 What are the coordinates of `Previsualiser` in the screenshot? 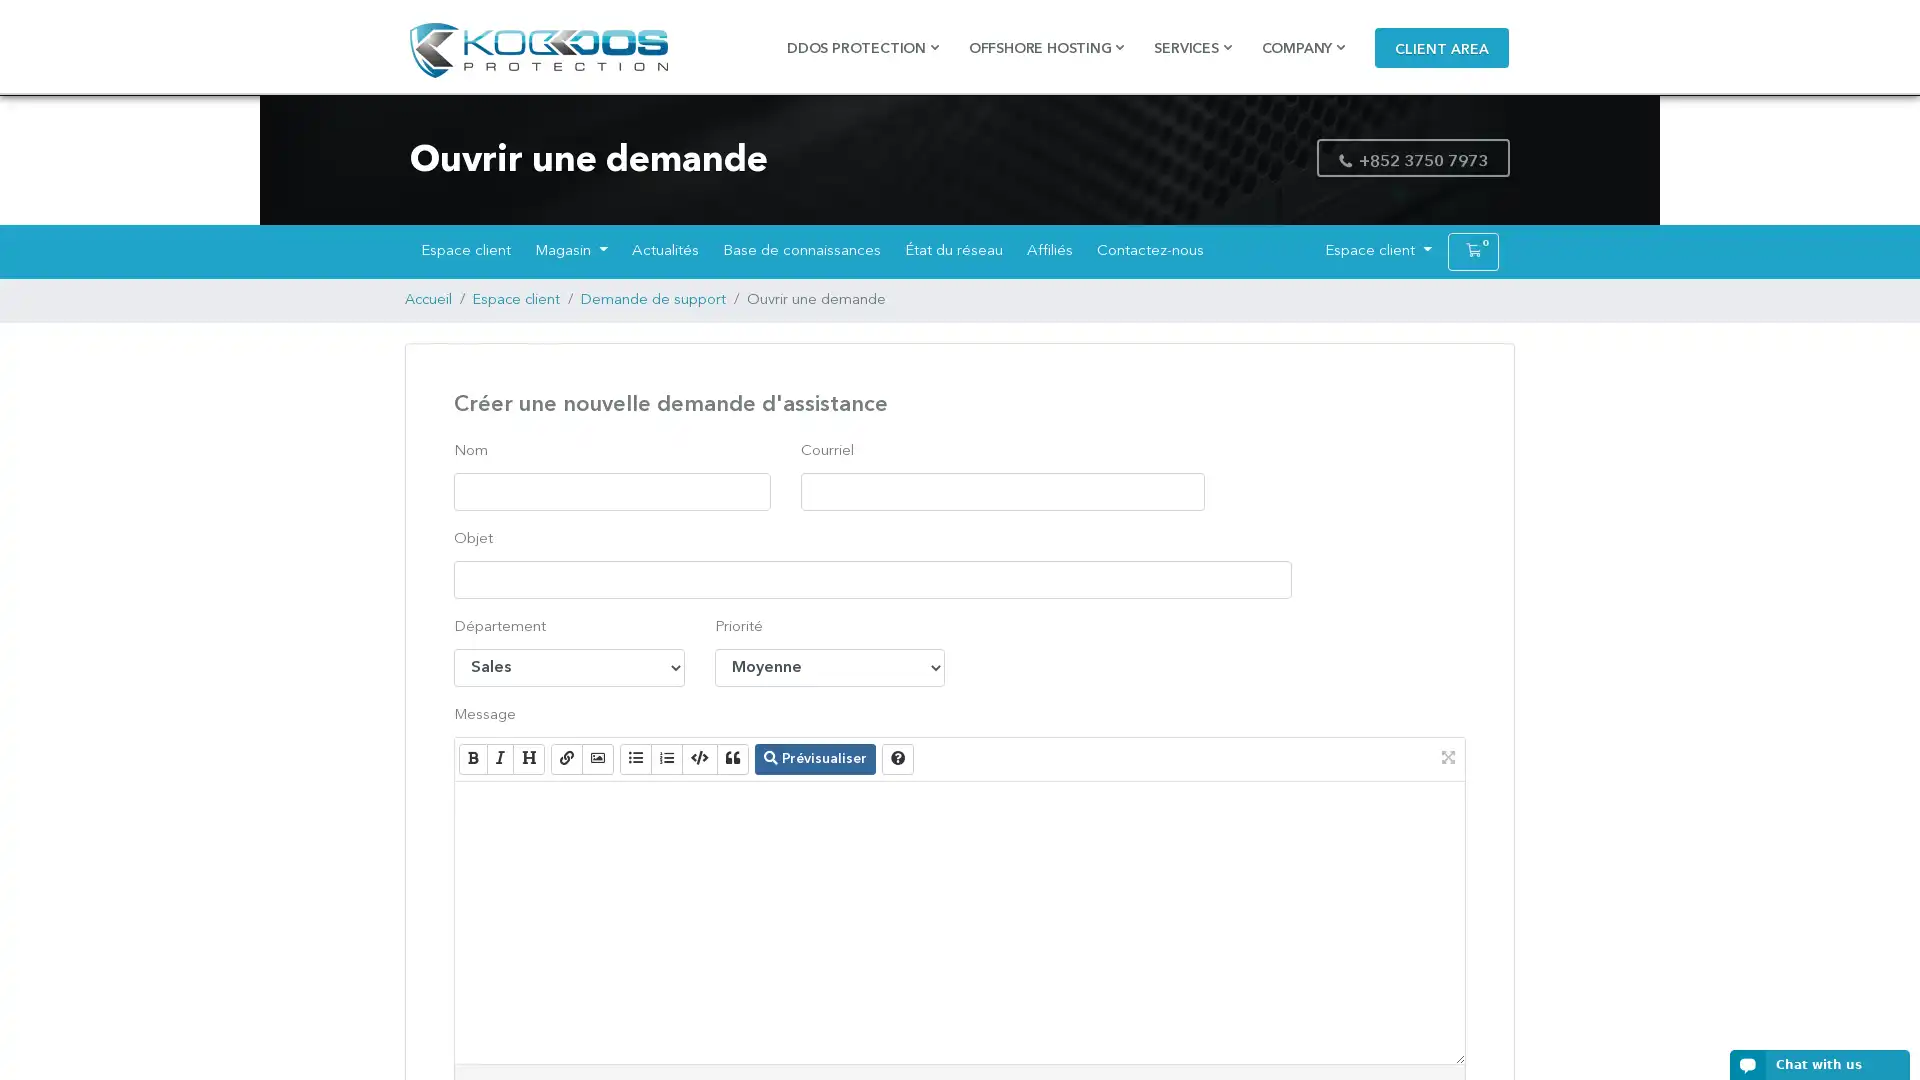 It's located at (815, 758).